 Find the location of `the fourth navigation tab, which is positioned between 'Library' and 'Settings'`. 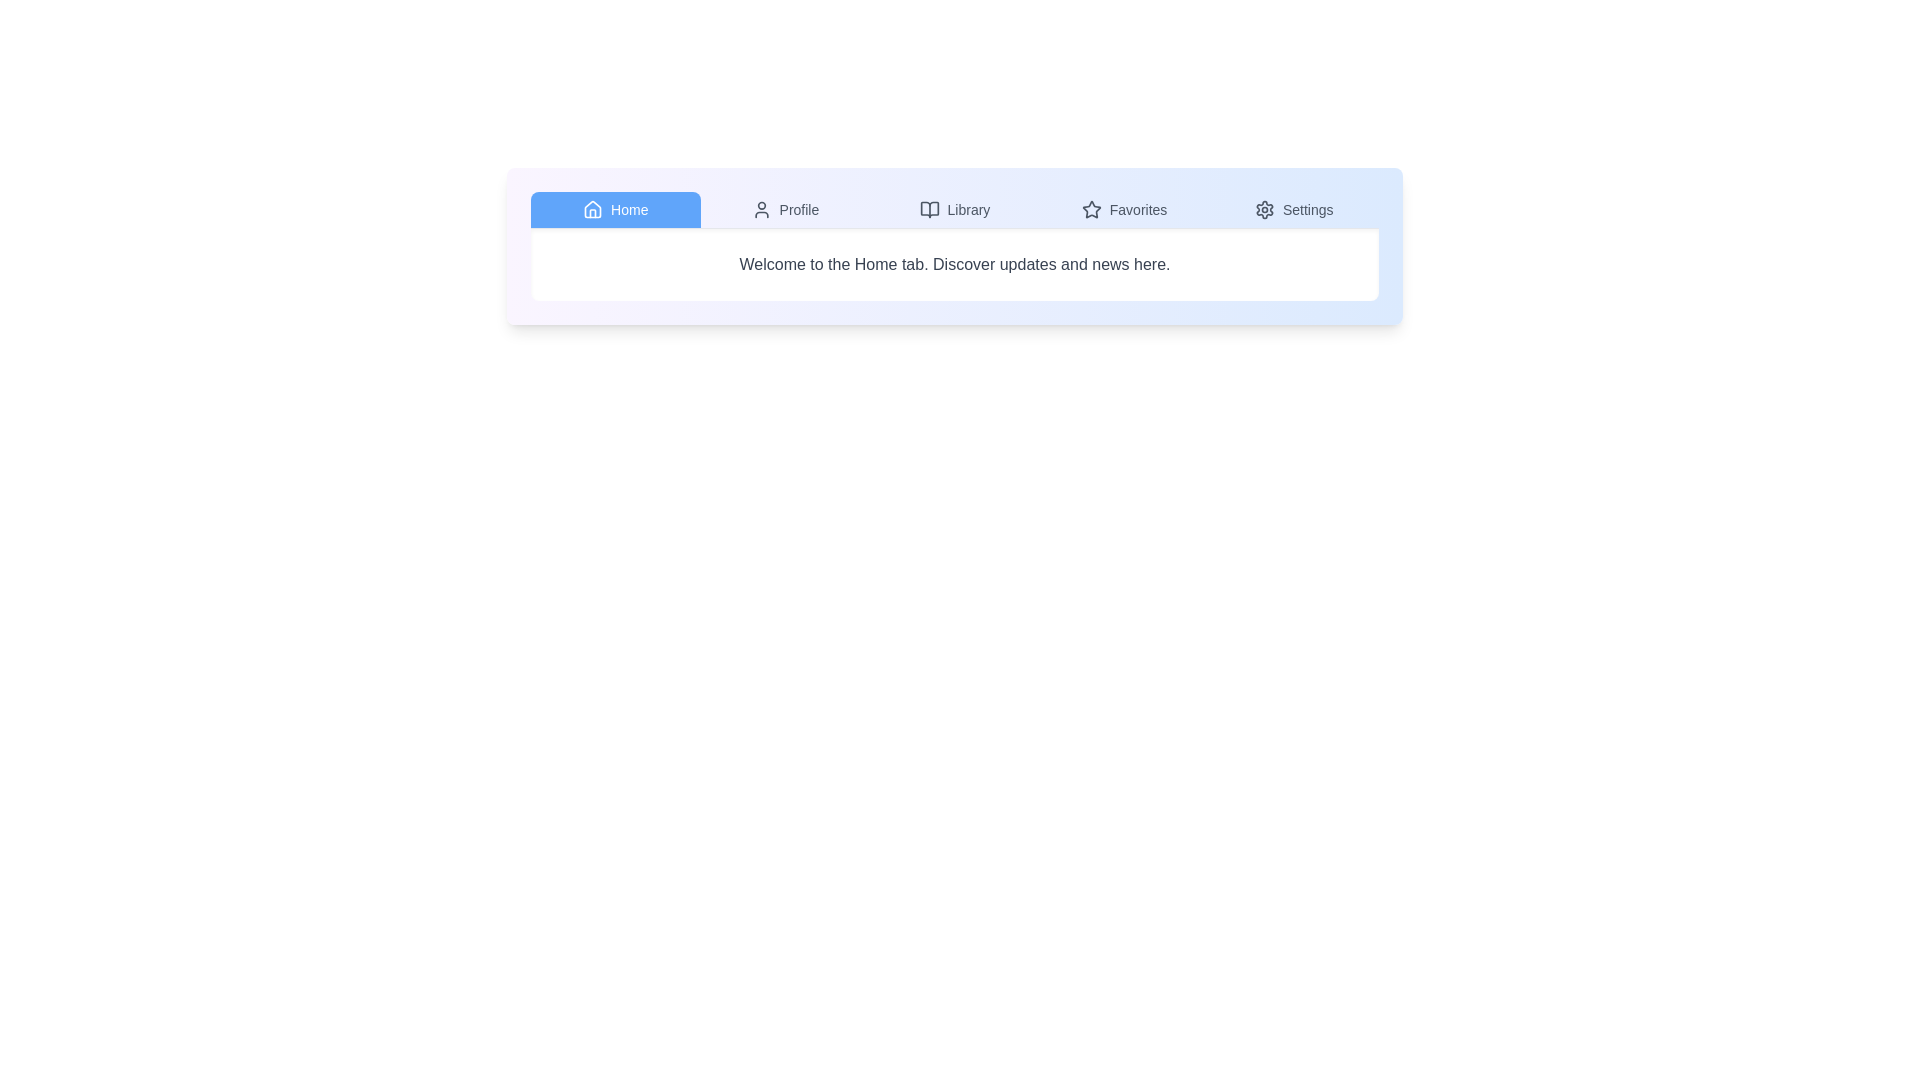

the fourth navigation tab, which is positioned between 'Library' and 'Settings' is located at coordinates (1123, 209).